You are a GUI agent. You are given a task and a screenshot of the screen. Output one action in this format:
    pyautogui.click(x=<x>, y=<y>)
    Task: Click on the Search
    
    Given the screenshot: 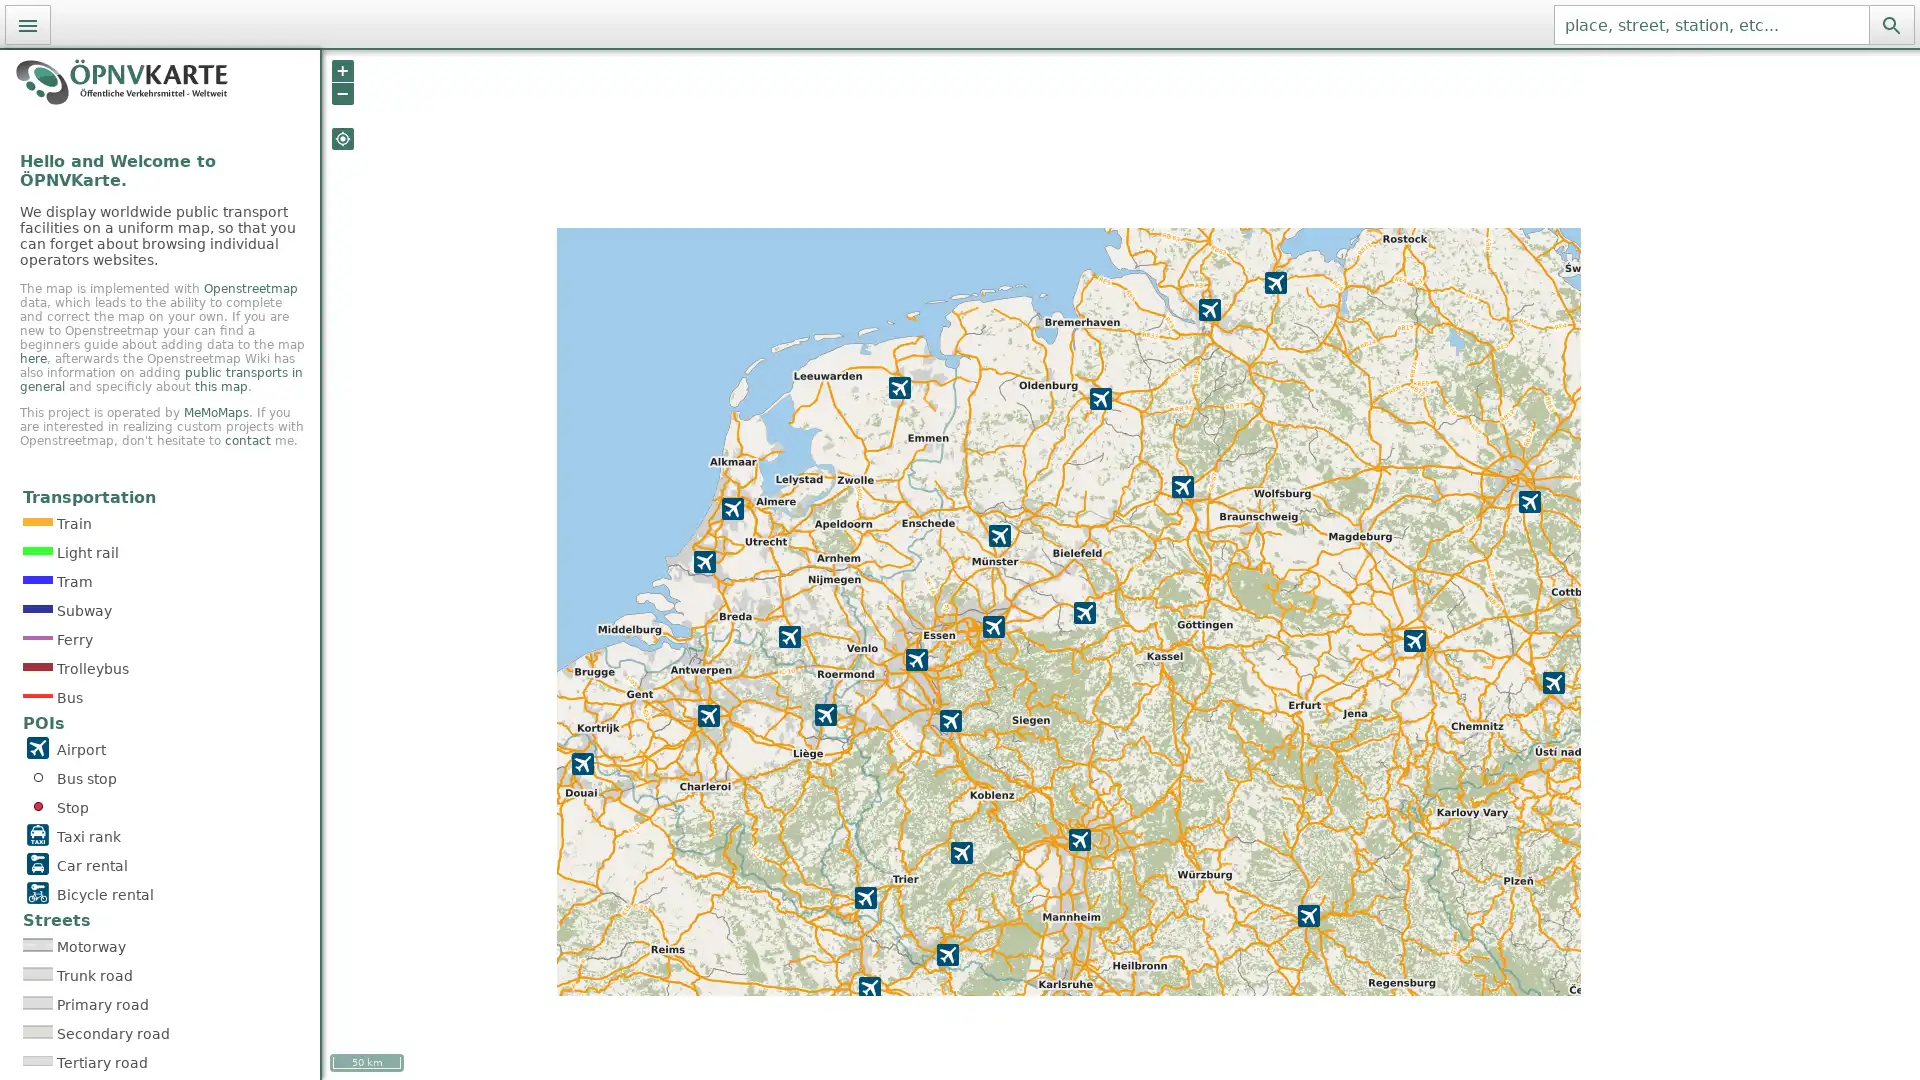 What is the action you would take?
    pyautogui.click(x=1890, y=24)
    